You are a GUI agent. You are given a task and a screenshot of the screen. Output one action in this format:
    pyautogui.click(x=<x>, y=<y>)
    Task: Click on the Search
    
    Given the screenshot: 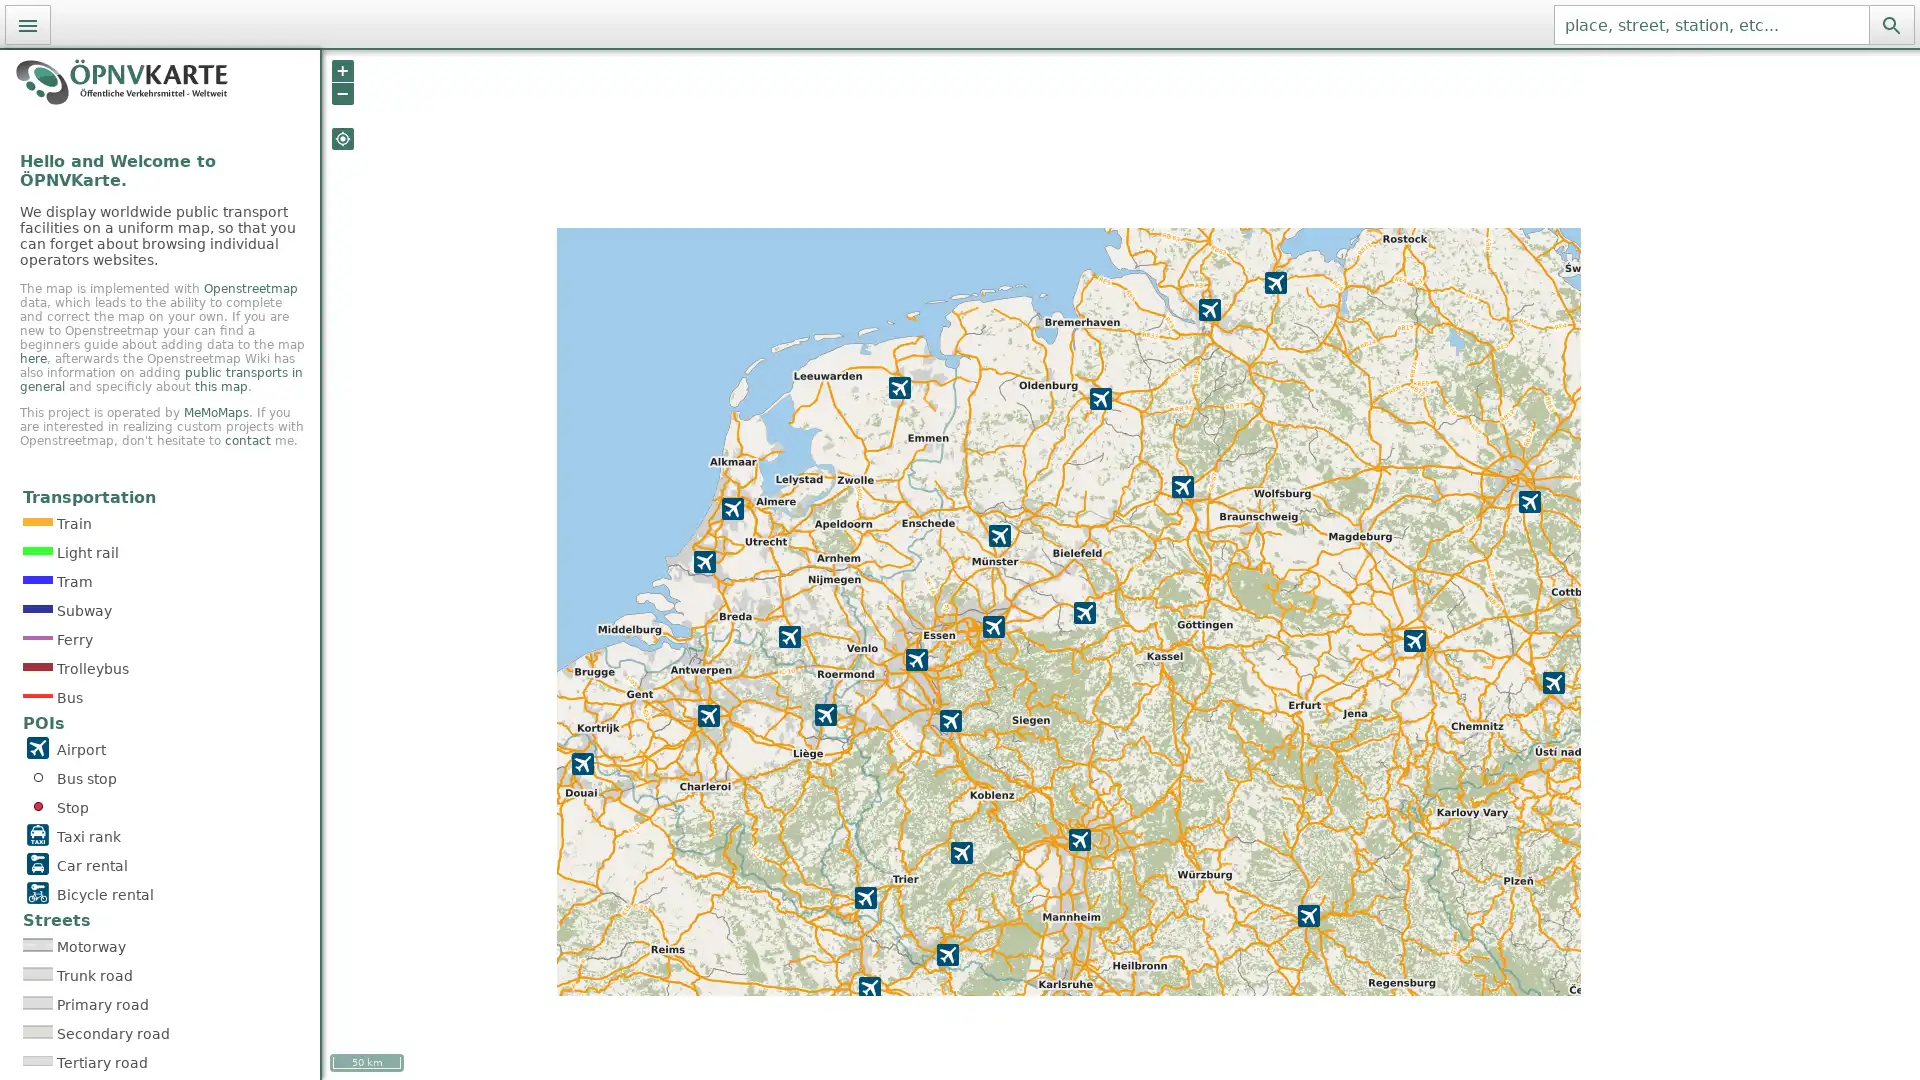 What is the action you would take?
    pyautogui.click(x=1890, y=24)
    